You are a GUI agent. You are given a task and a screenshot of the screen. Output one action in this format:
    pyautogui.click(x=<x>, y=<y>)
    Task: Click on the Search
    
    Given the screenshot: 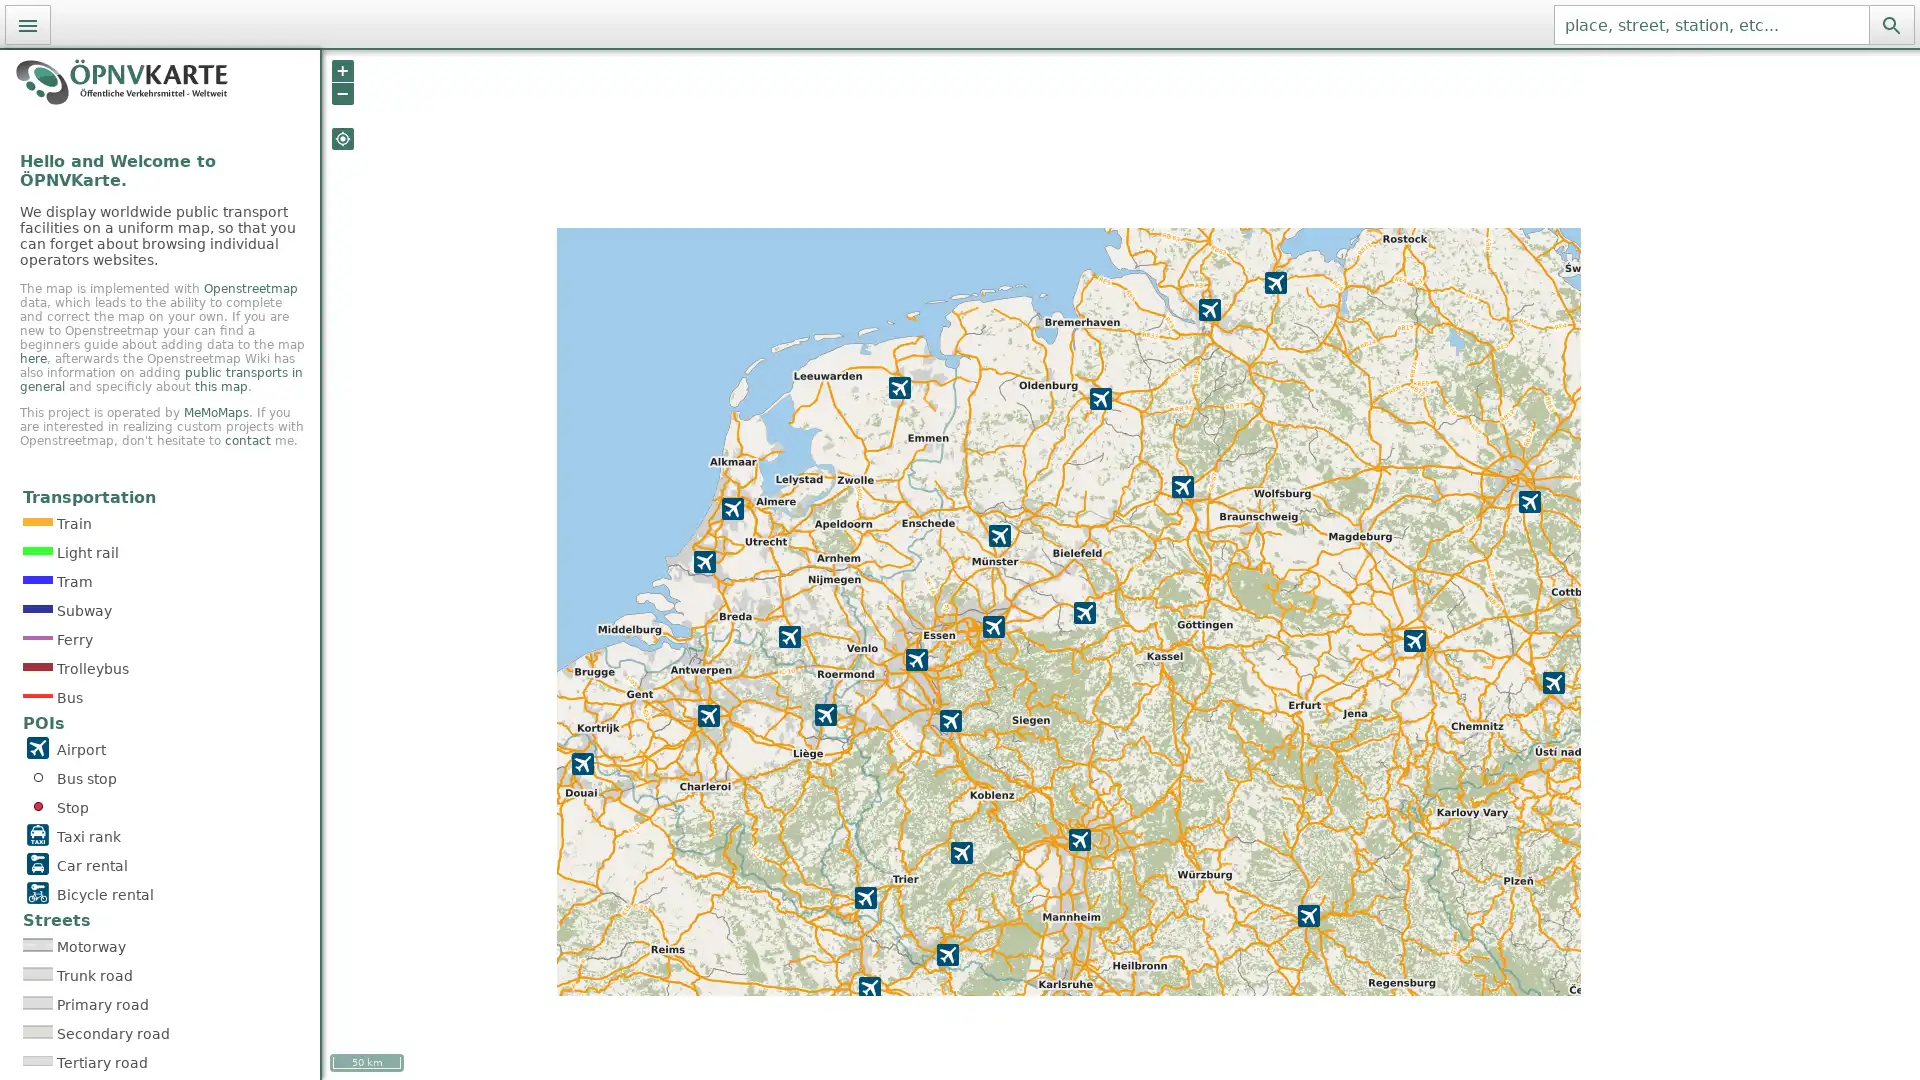 What is the action you would take?
    pyautogui.click(x=1890, y=24)
    